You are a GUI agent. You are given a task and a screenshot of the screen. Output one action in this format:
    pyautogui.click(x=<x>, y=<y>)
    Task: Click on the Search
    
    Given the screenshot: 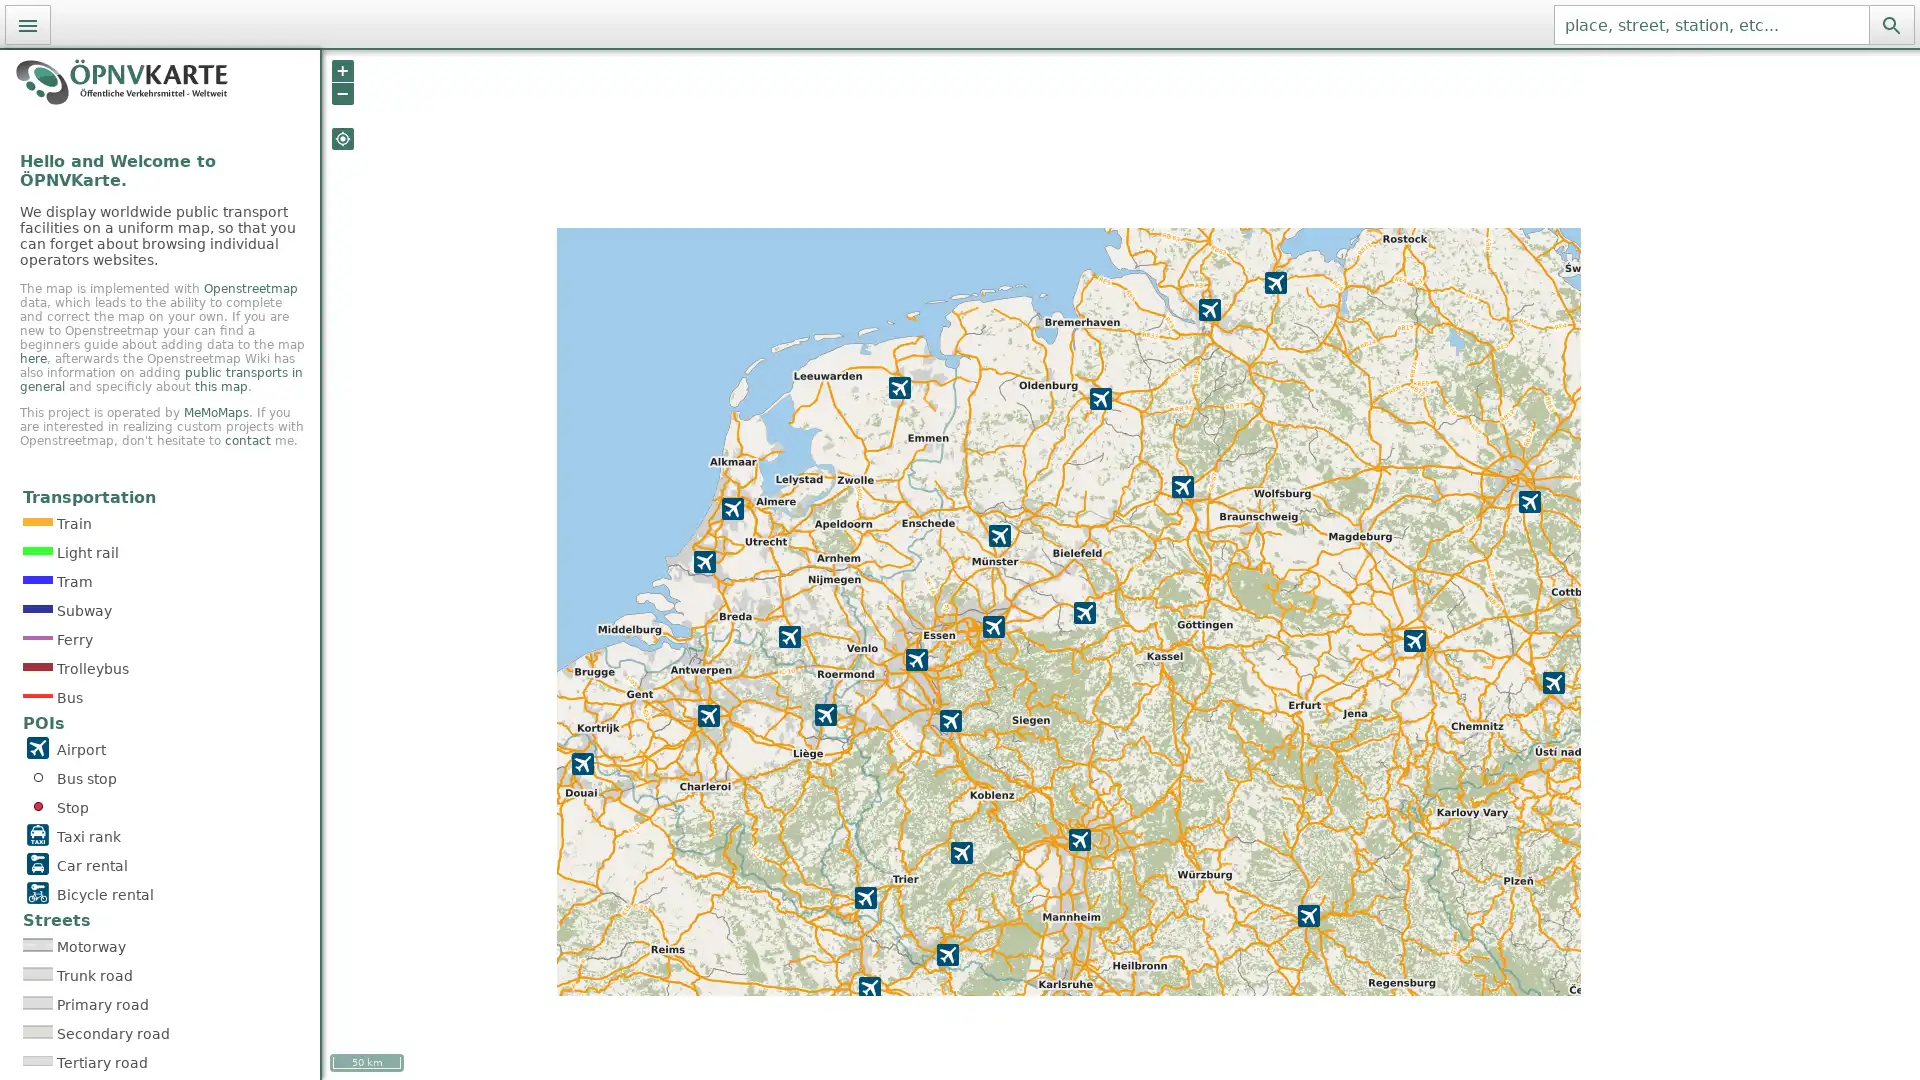 What is the action you would take?
    pyautogui.click(x=1890, y=24)
    